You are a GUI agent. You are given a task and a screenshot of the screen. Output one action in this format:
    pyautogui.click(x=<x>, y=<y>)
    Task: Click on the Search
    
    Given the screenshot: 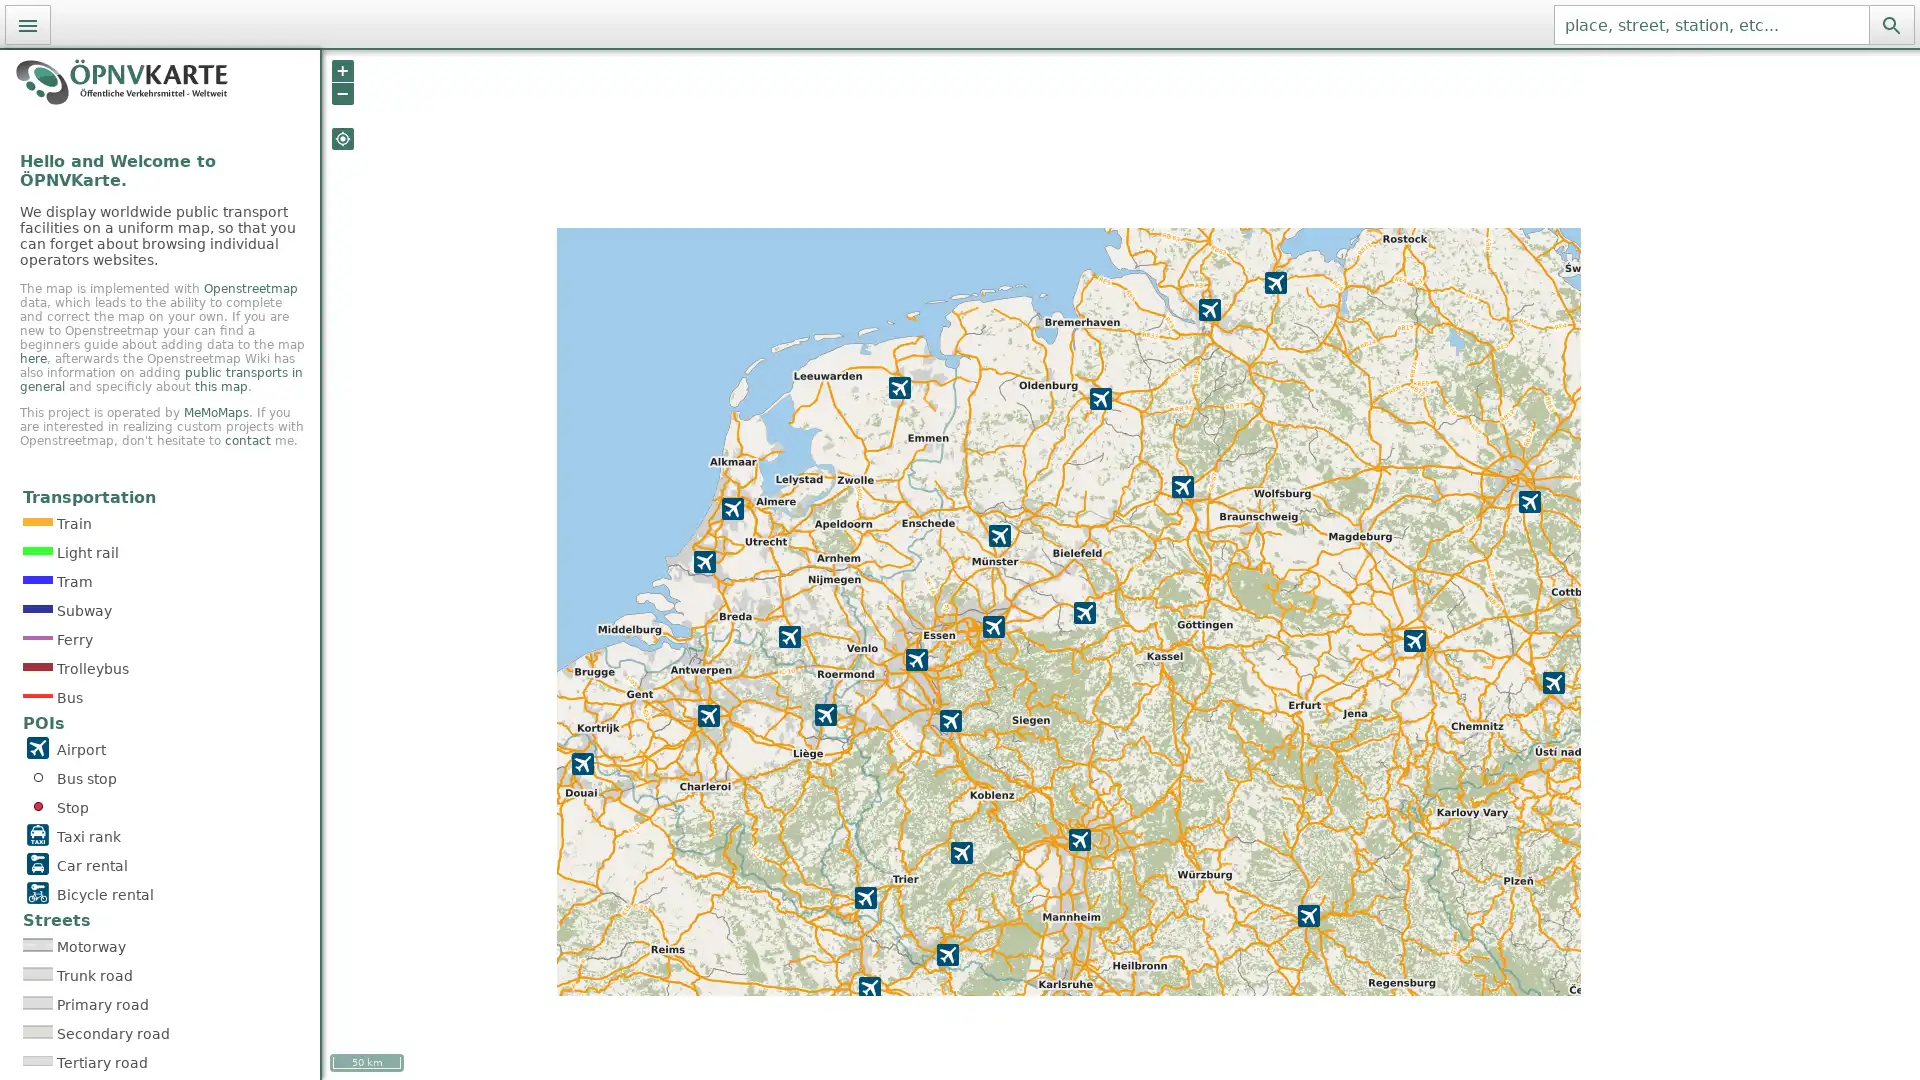 What is the action you would take?
    pyautogui.click(x=1890, y=24)
    